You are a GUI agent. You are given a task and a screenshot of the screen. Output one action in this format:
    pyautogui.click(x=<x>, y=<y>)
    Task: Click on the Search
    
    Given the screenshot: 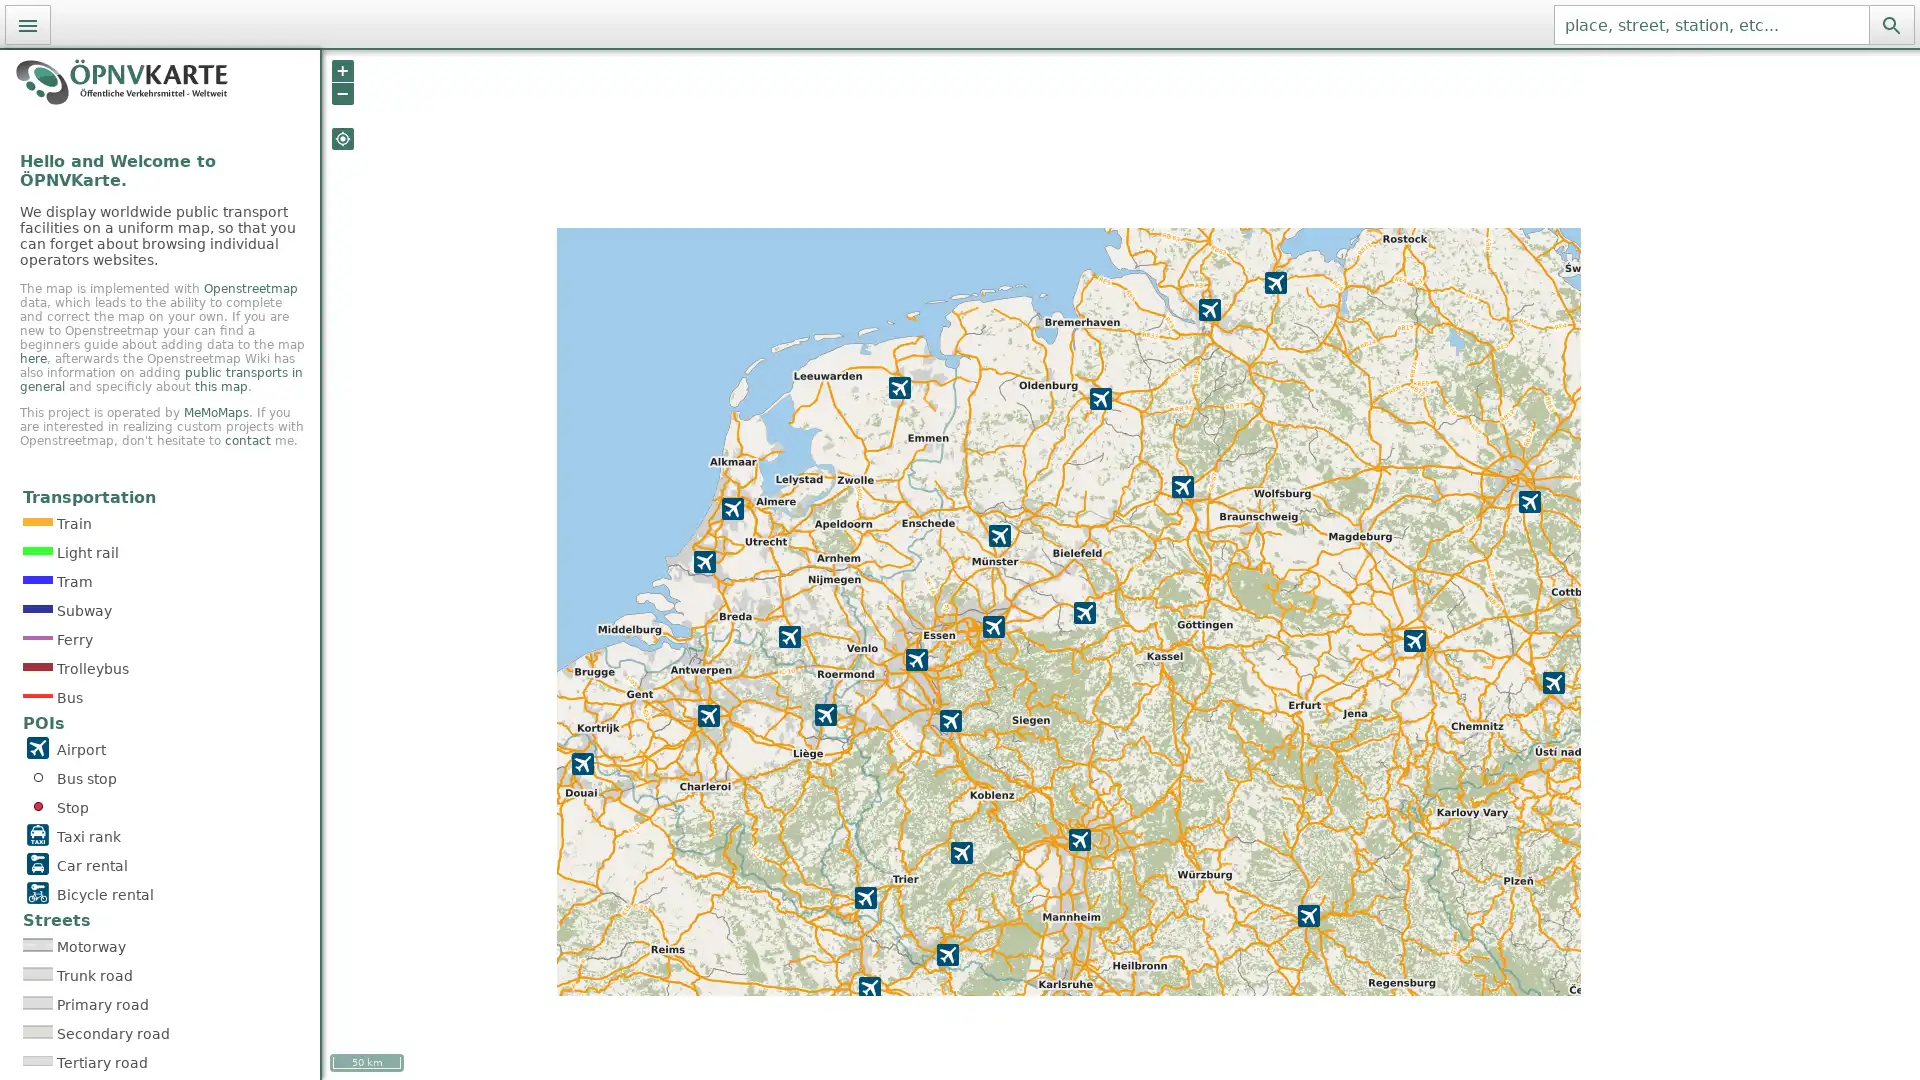 What is the action you would take?
    pyautogui.click(x=1890, y=24)
    